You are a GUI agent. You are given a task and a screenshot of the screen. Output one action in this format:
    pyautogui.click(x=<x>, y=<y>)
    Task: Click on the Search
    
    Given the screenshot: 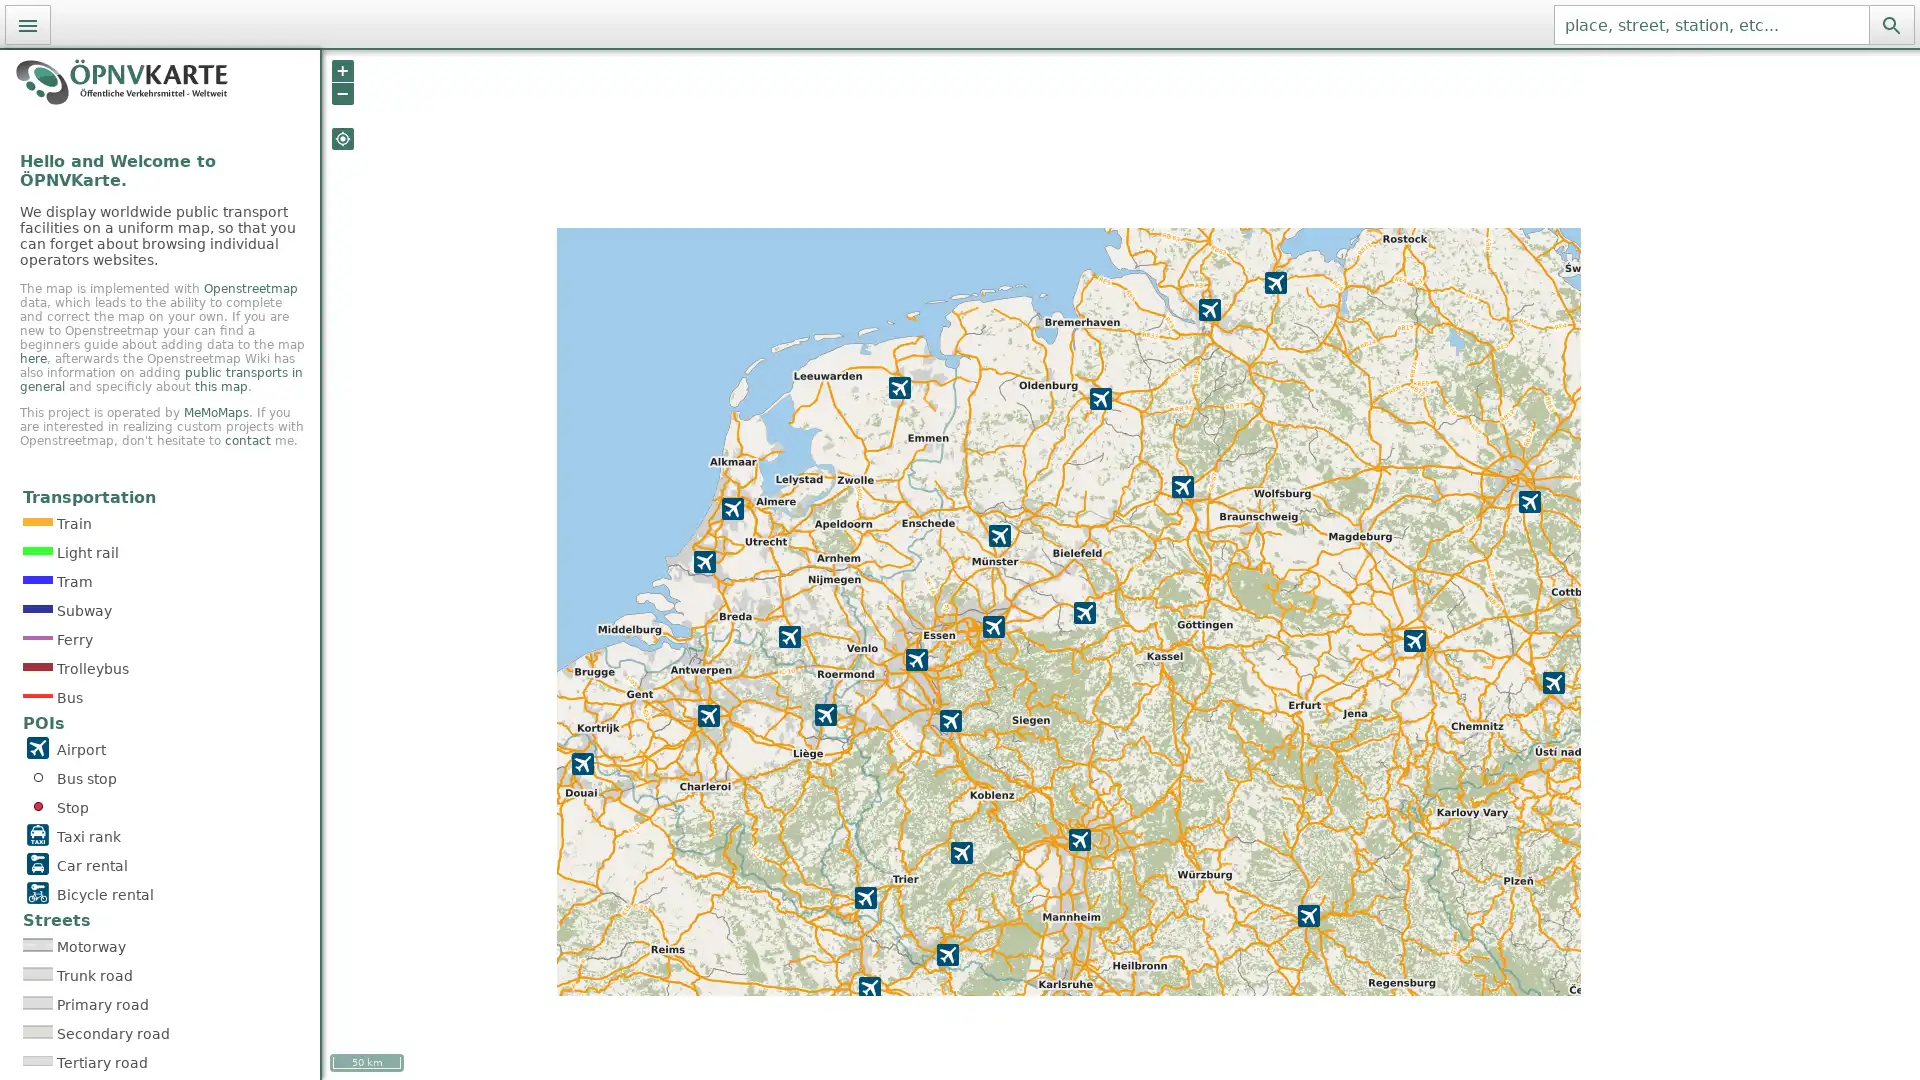 What is the action you would take?
    pyautogui.click(x=1890, y=24)
    